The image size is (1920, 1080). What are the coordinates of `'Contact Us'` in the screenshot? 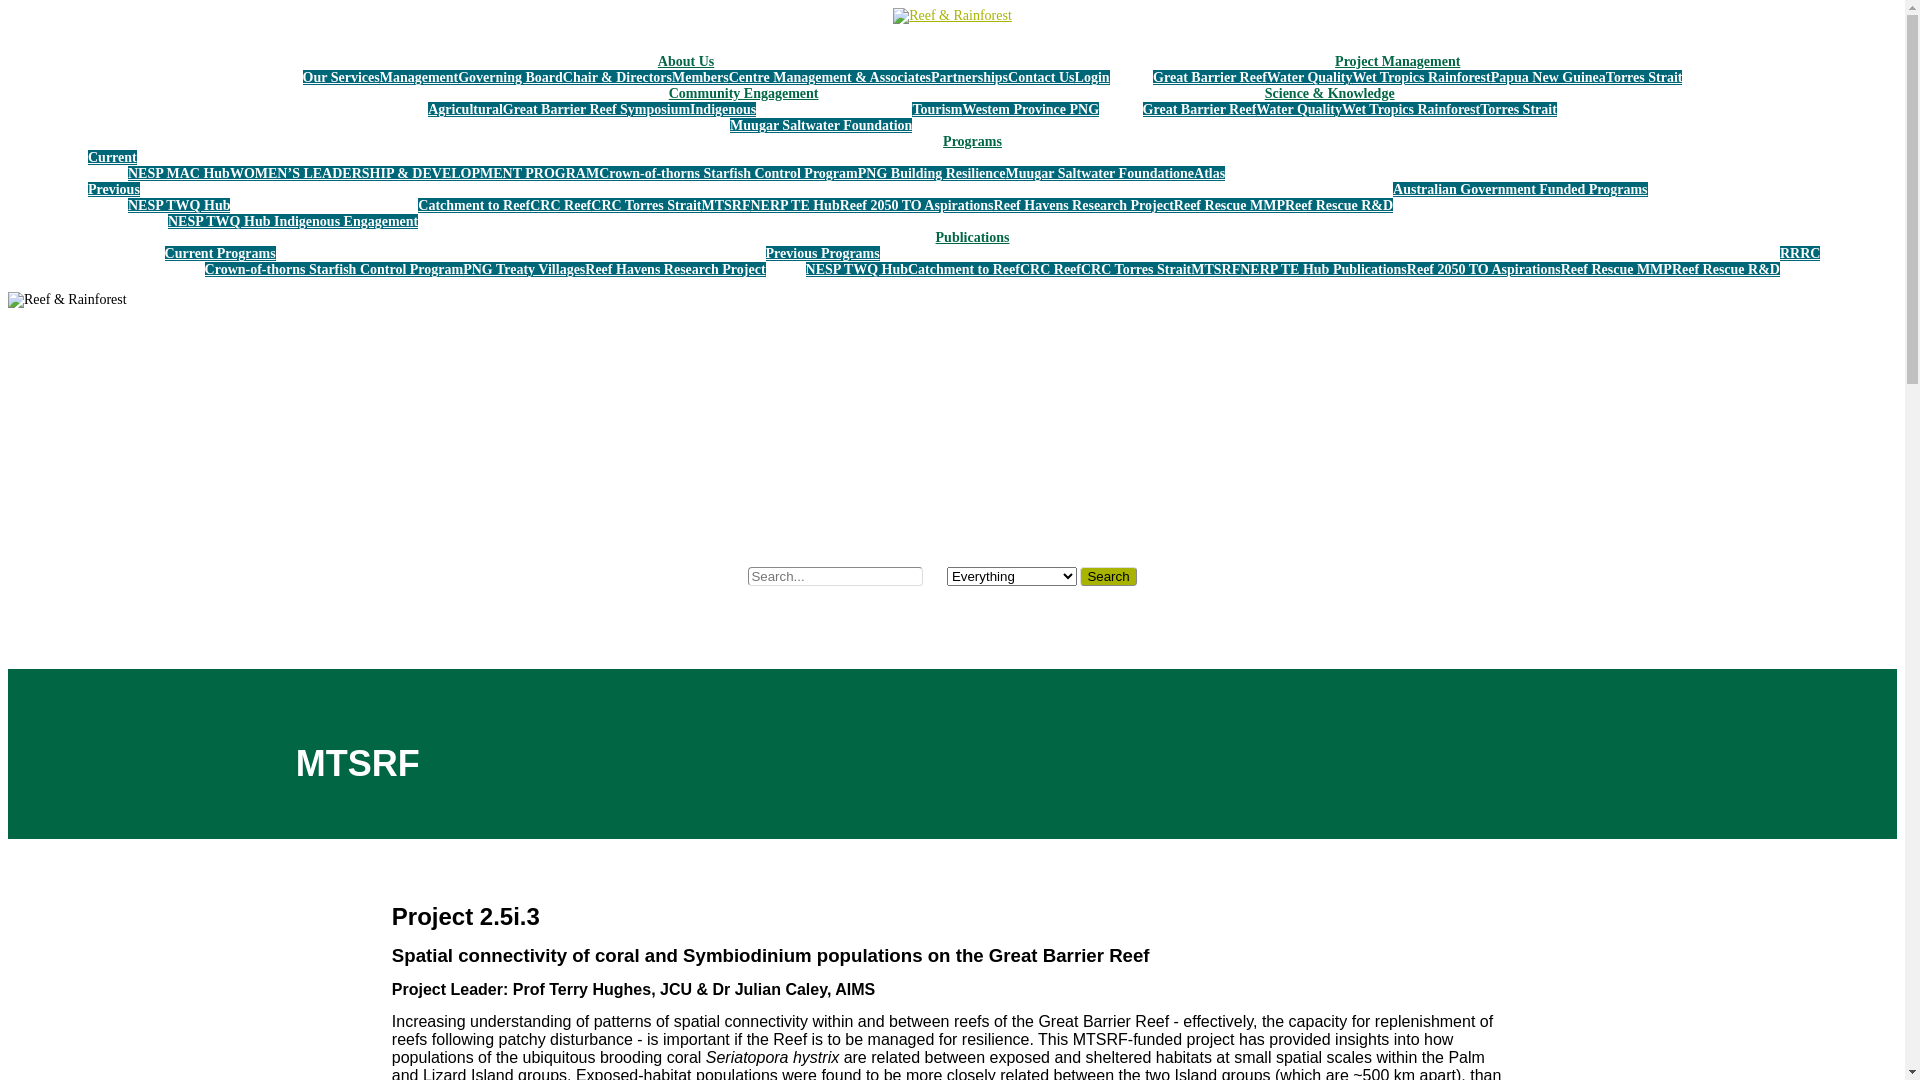 It's located at (1008, 76).